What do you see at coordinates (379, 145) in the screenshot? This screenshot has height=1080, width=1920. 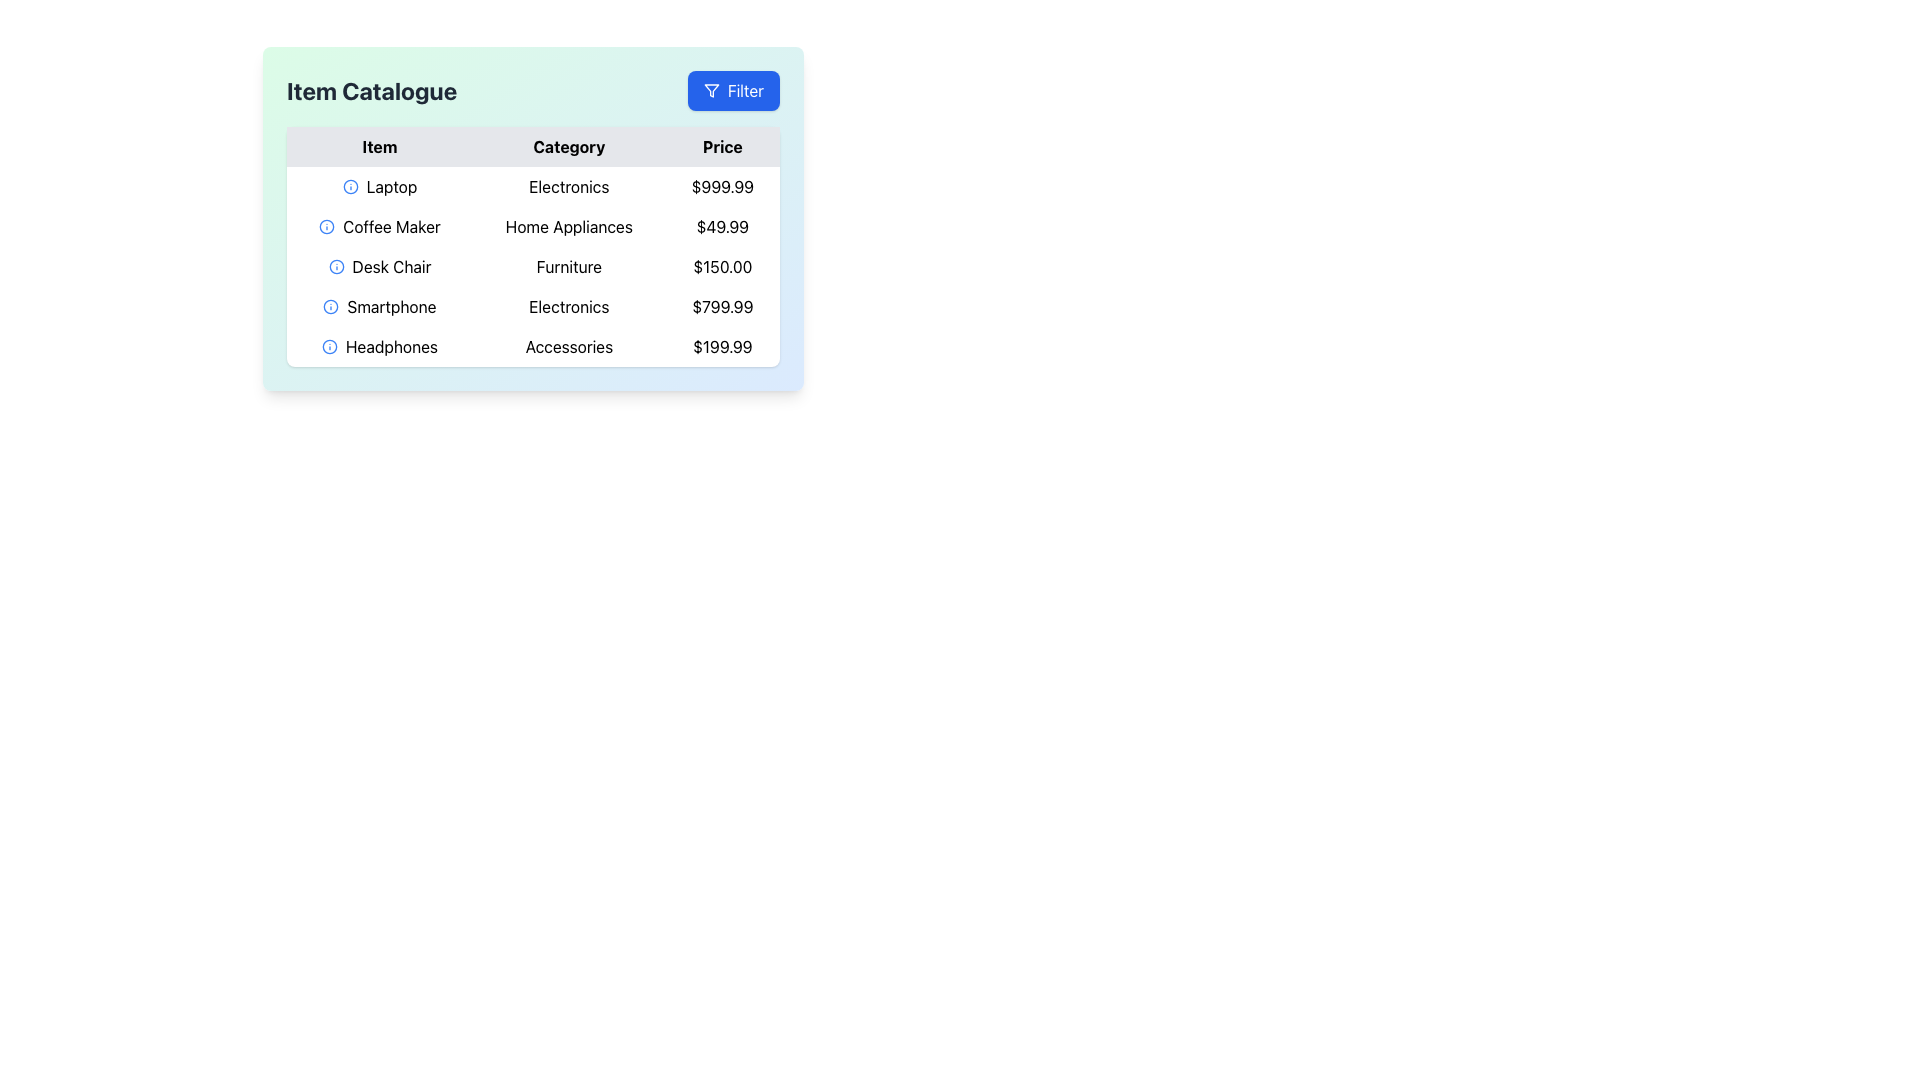 I see `the 'Item' label, which is a bold, centered text displayed in the header row of the table, located on the leftmost side adjacent to 'Category' and 'Price'` at bounding box center [379, 145].